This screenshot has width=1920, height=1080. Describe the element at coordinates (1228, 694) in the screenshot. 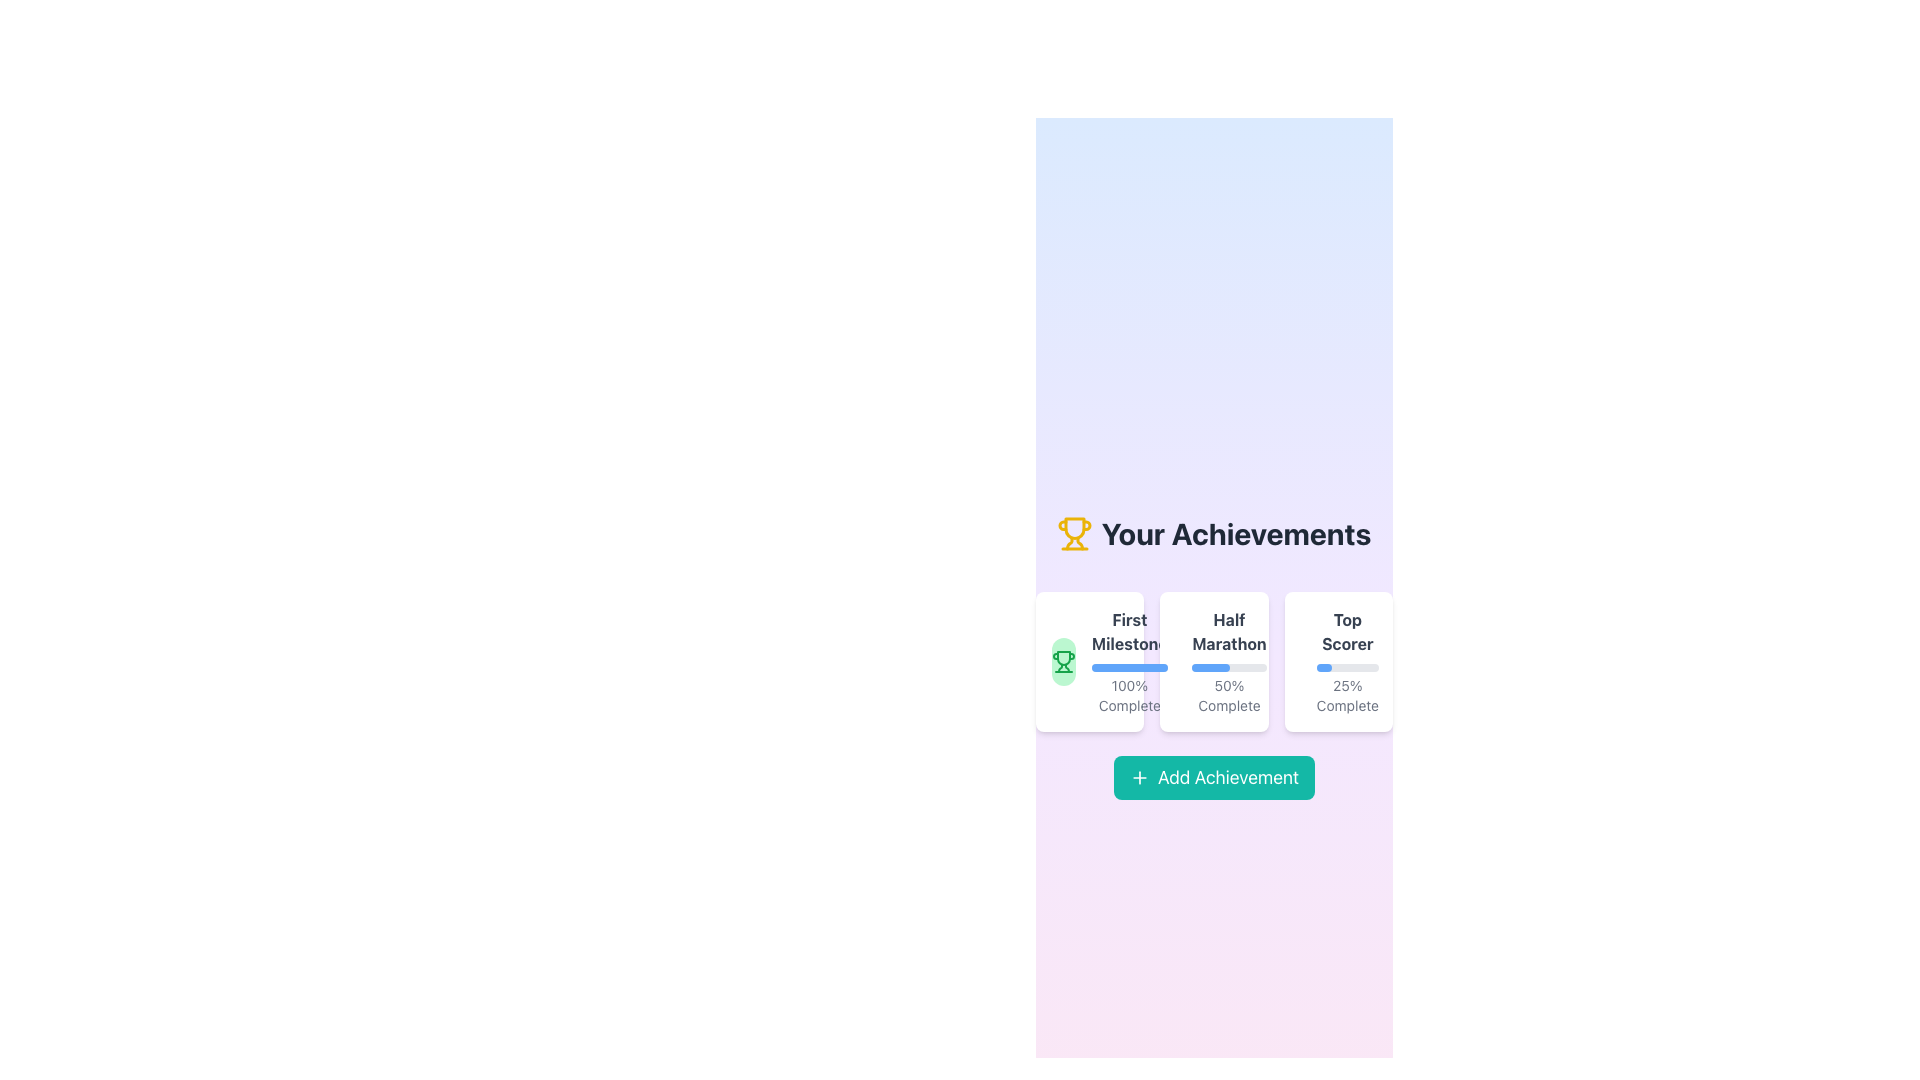

I see `the static text element displaying '50% Complete' within the 'Half Marathon' card, which is styled in gray and indicates progress` at that location.